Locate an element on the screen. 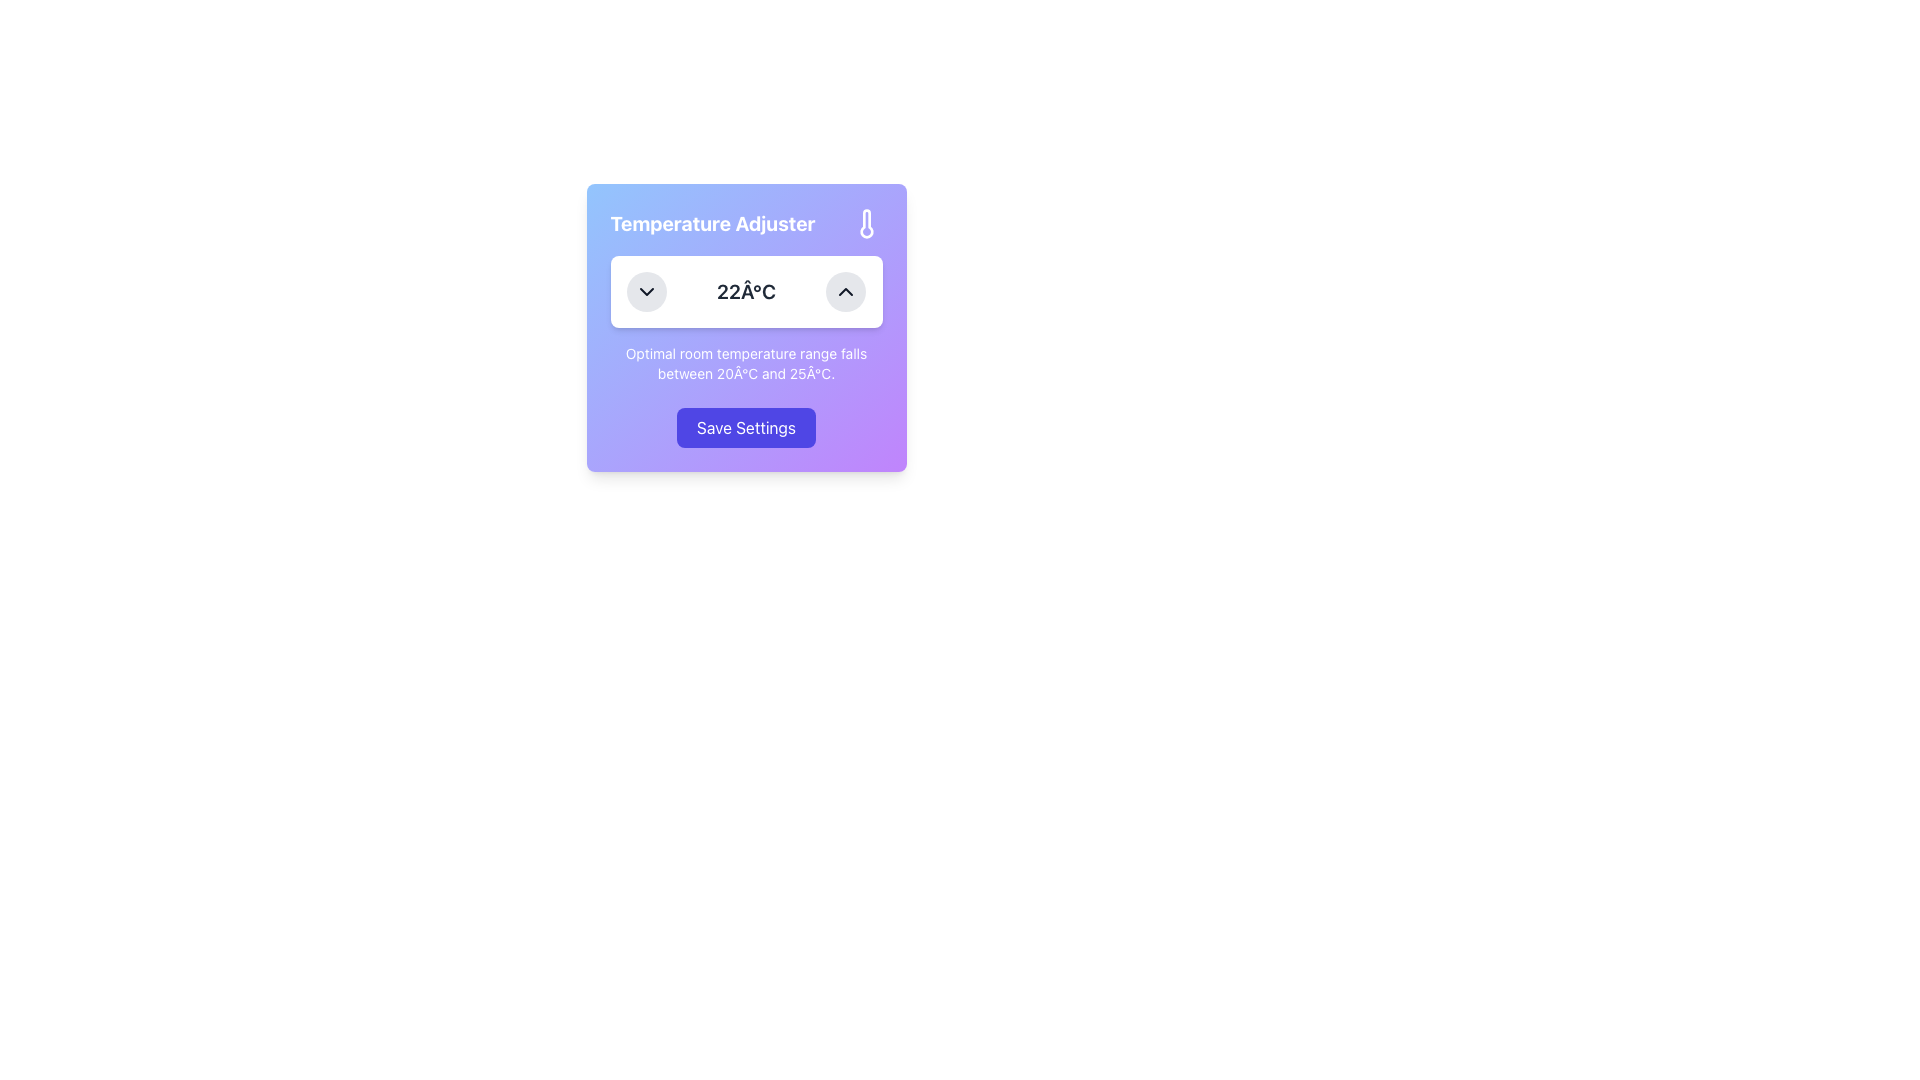 Image resolution: width=1920 pixels, height=1080 pixels. the 'Save Settings' button with a purple background is located at coordinates (745, 427).